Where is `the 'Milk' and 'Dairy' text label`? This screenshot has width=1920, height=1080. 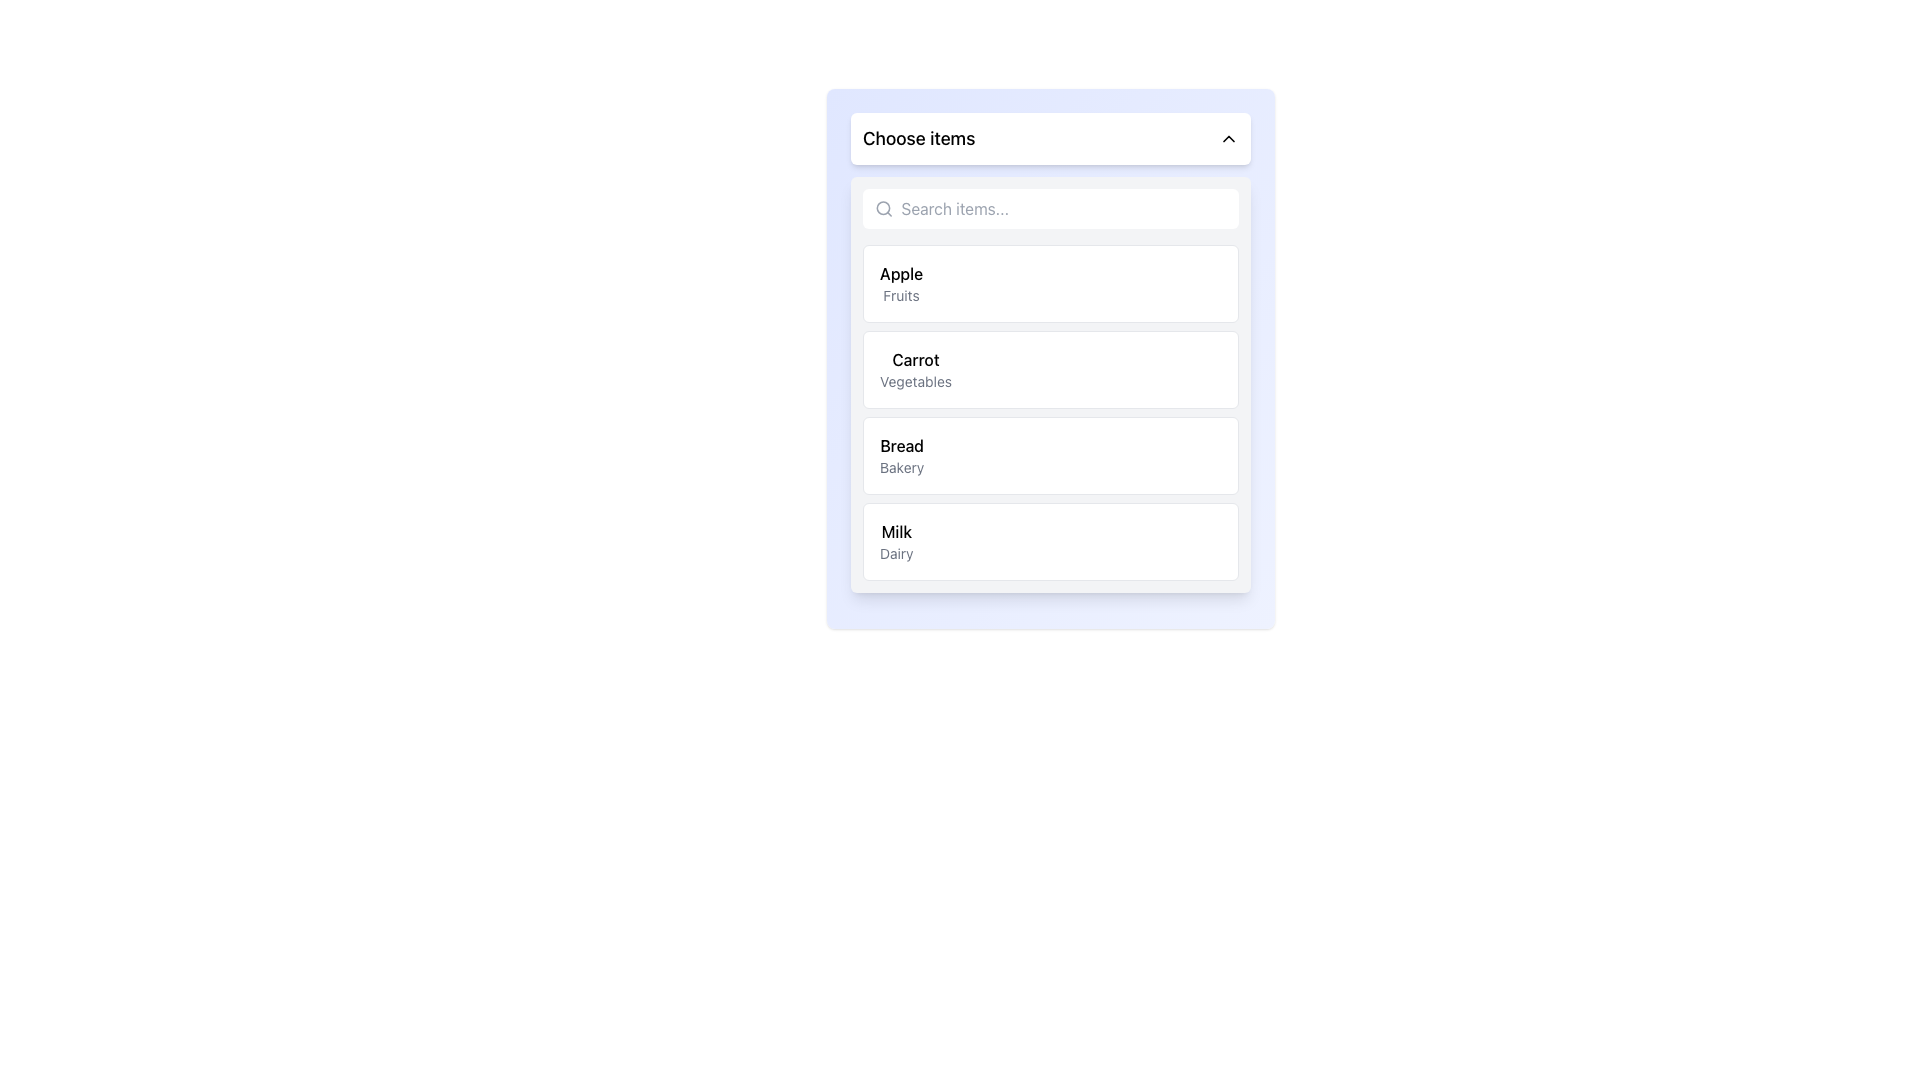 the 'Milk' and 'Dairy' text label is located at coordinates (895, 542).